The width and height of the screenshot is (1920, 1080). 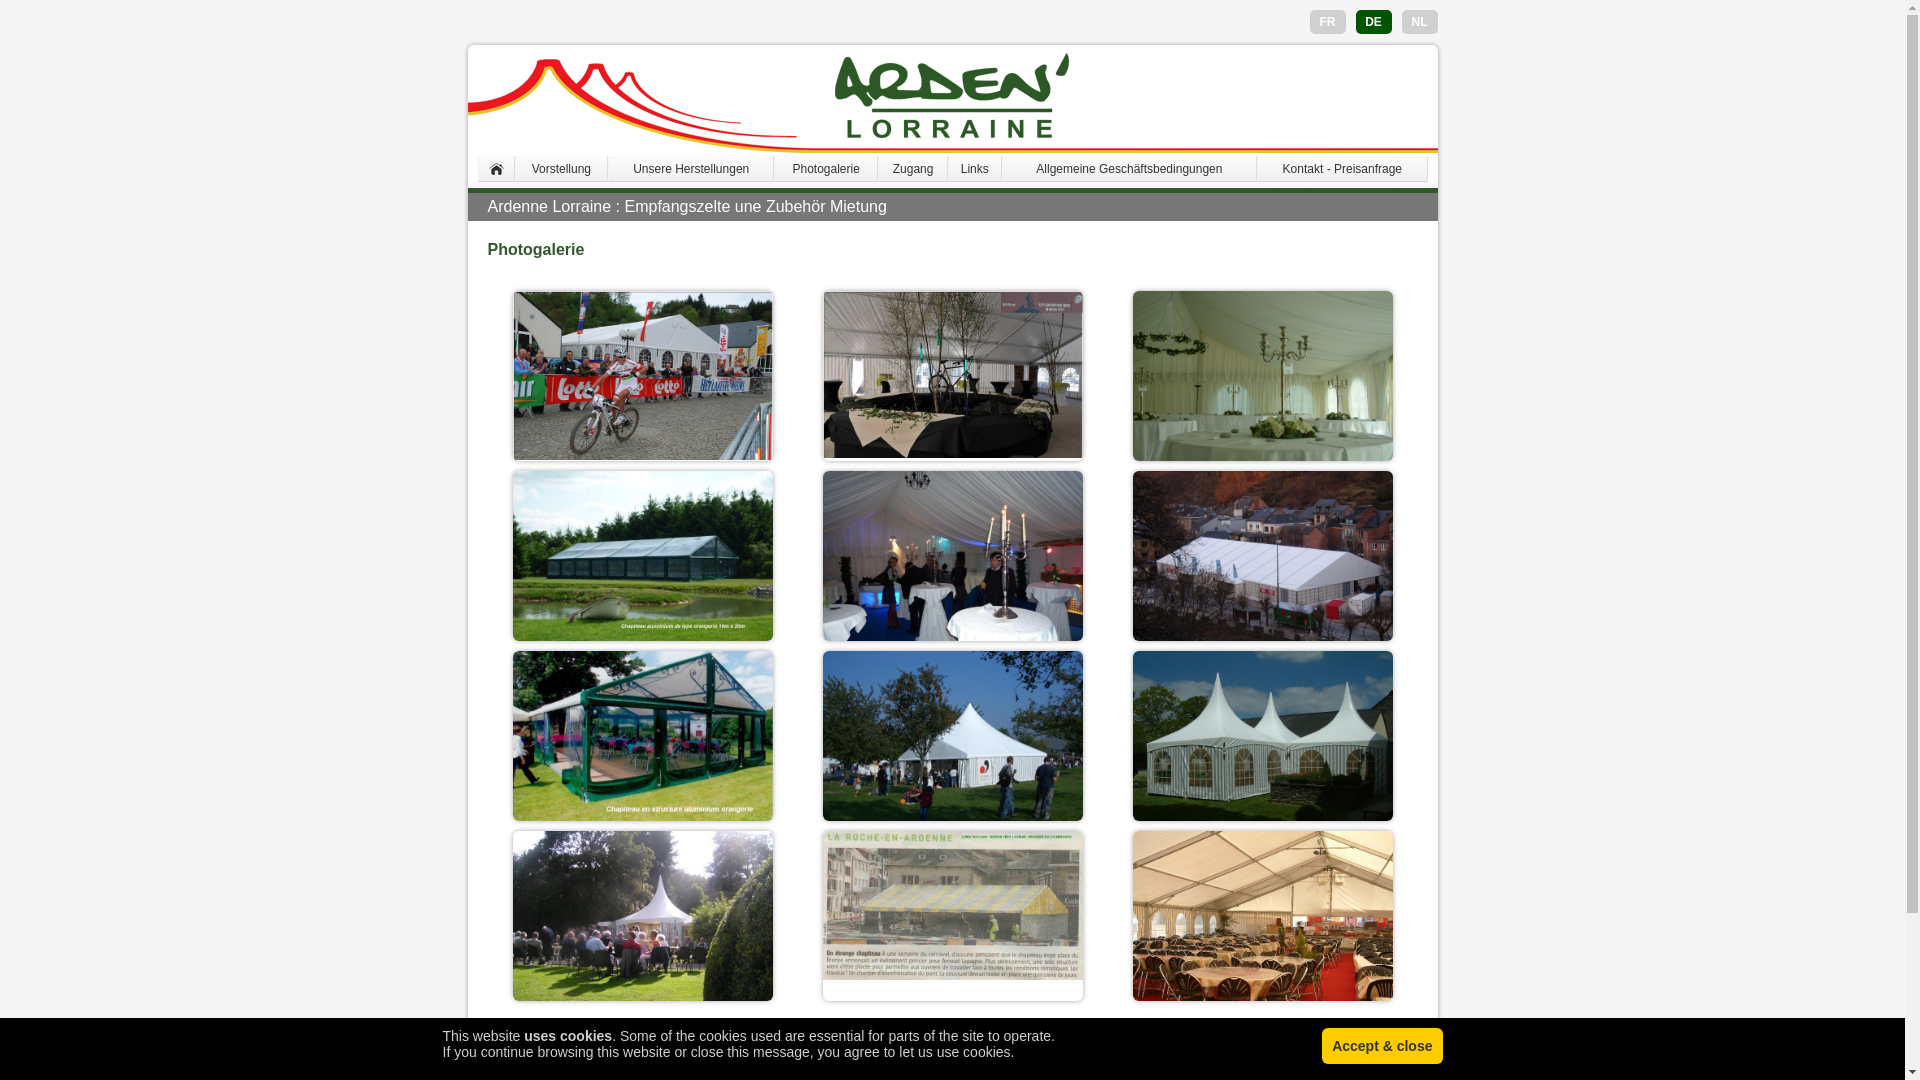 I want to click on 'uses cookies', so click(x=566, y=1035).